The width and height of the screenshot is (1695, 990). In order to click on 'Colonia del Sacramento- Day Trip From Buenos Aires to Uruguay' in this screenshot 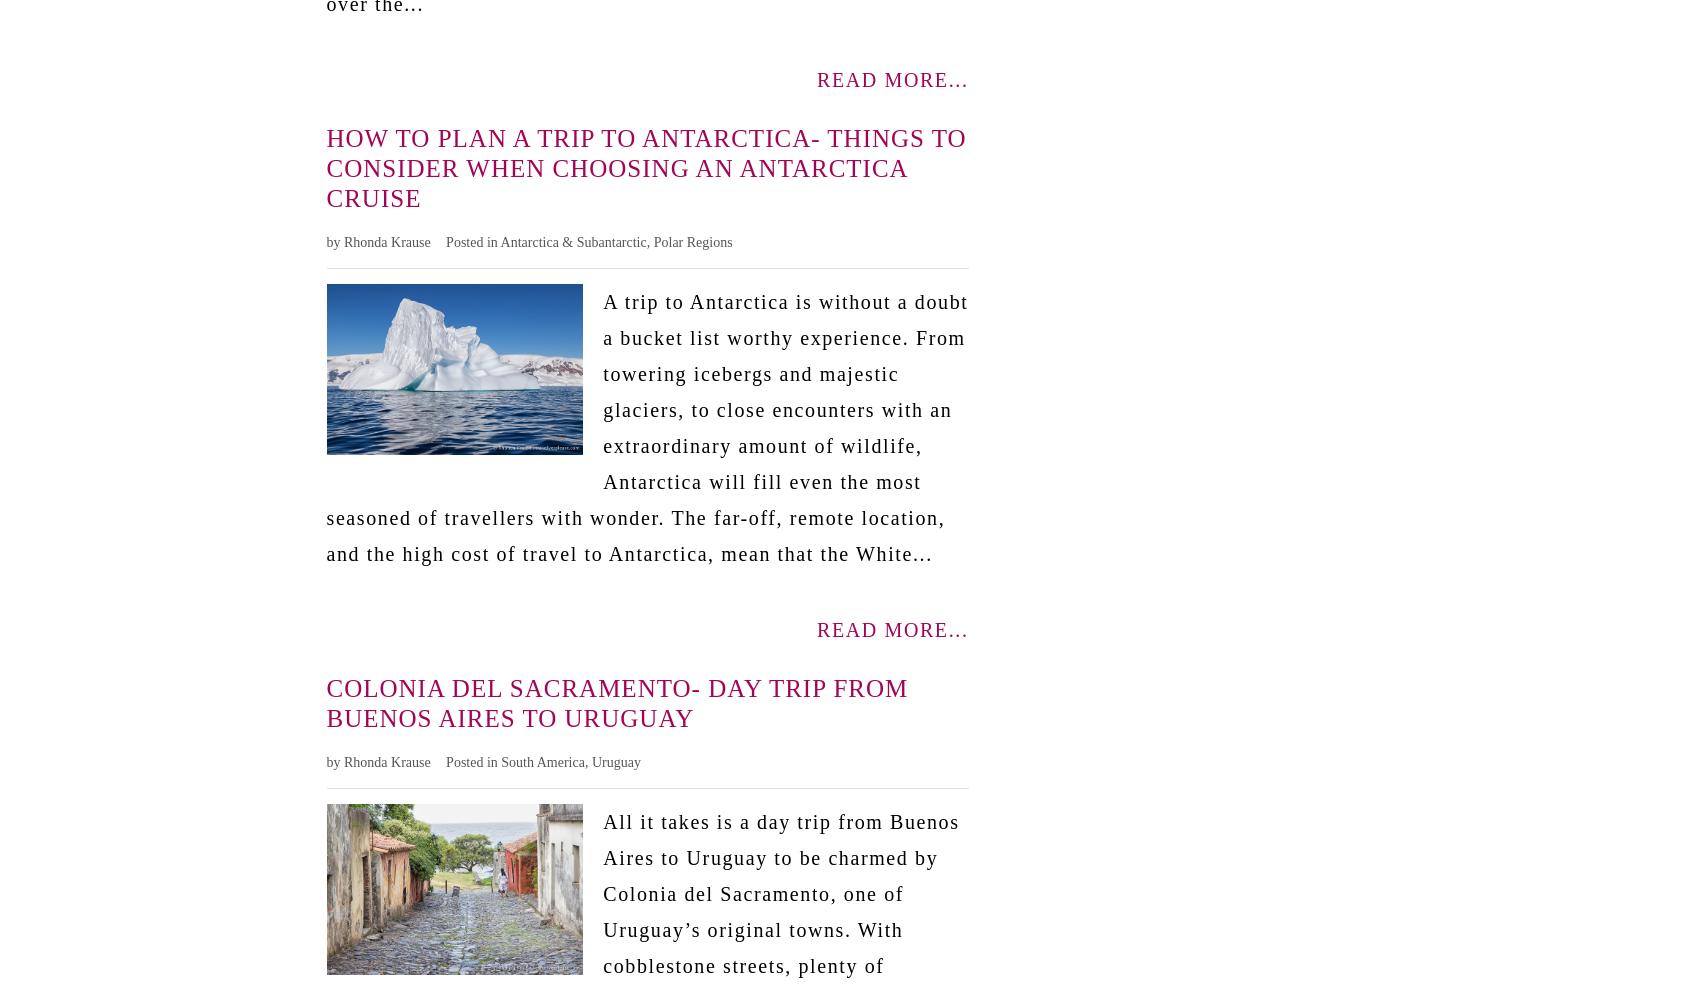, I will do `click(615, 701)`.